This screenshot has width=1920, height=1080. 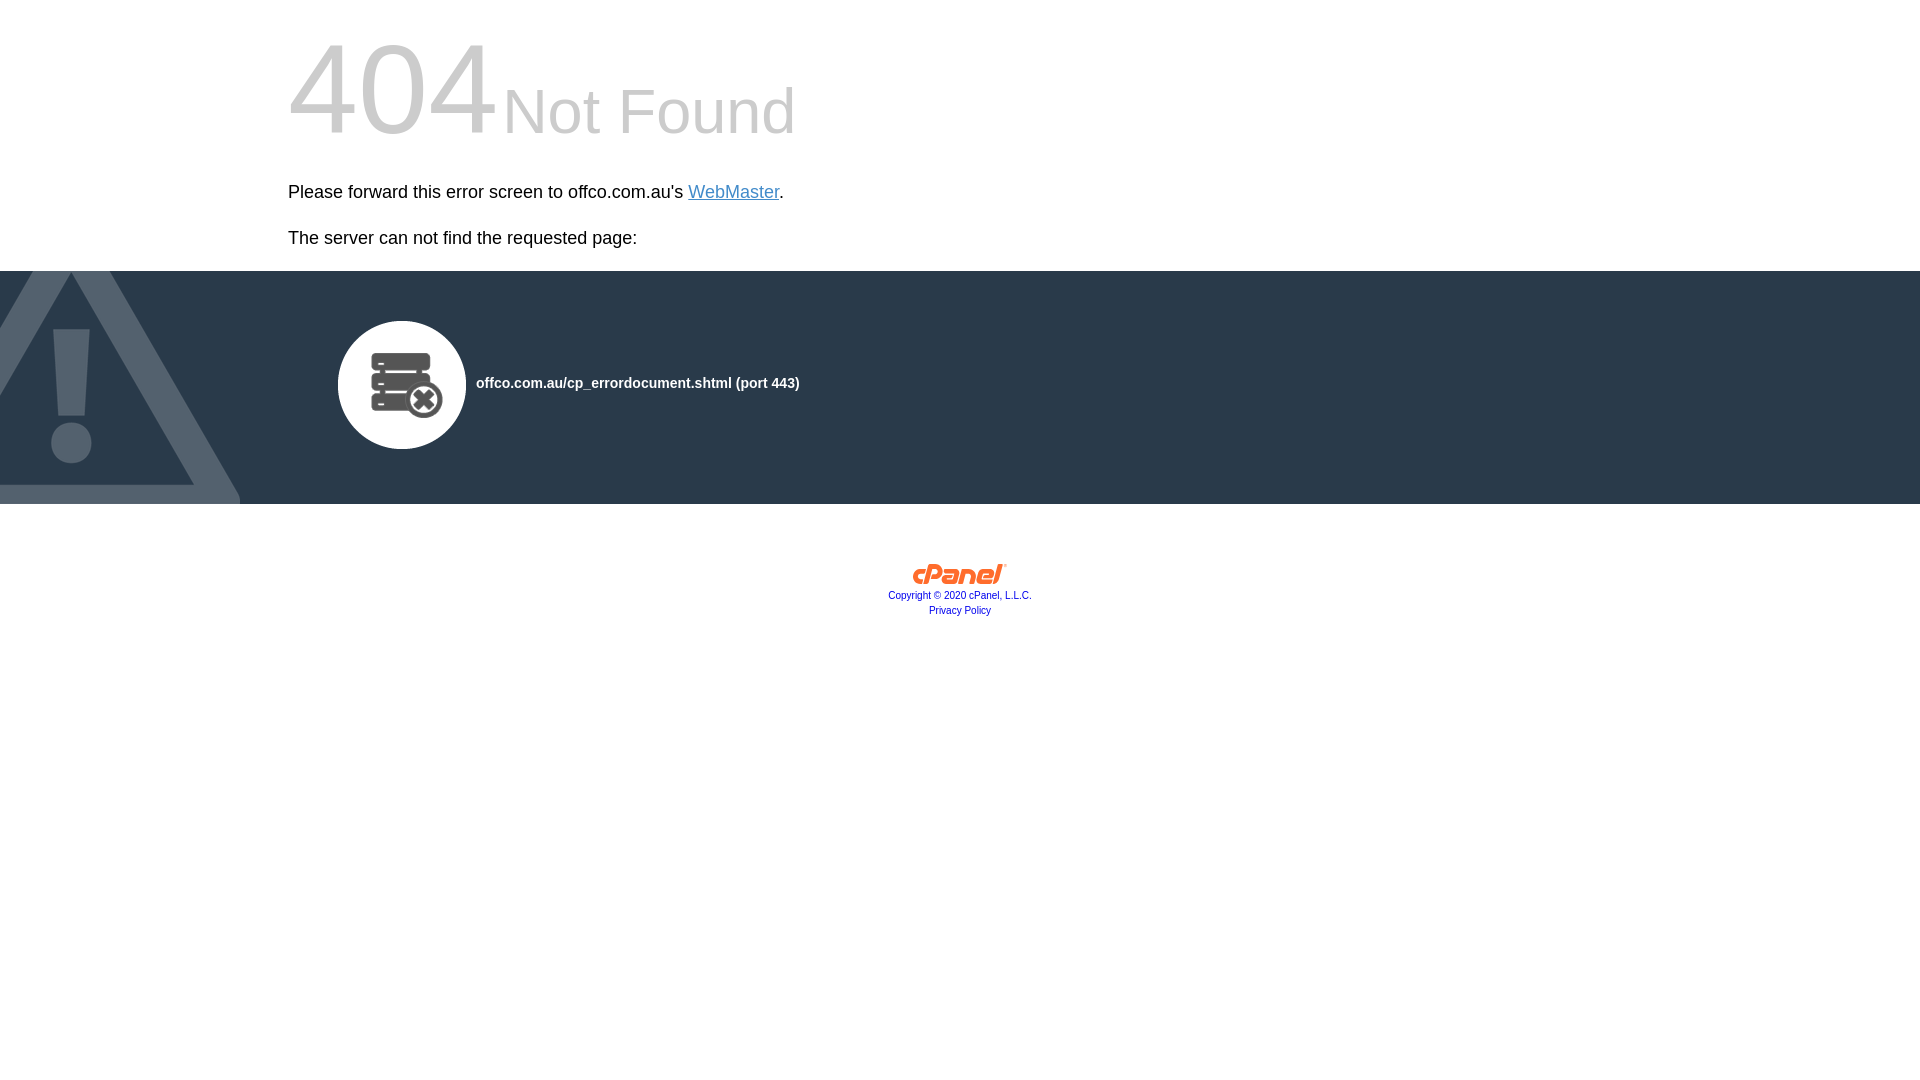 I want to click on 'Privacy Policy', so click(x=960, y=609).